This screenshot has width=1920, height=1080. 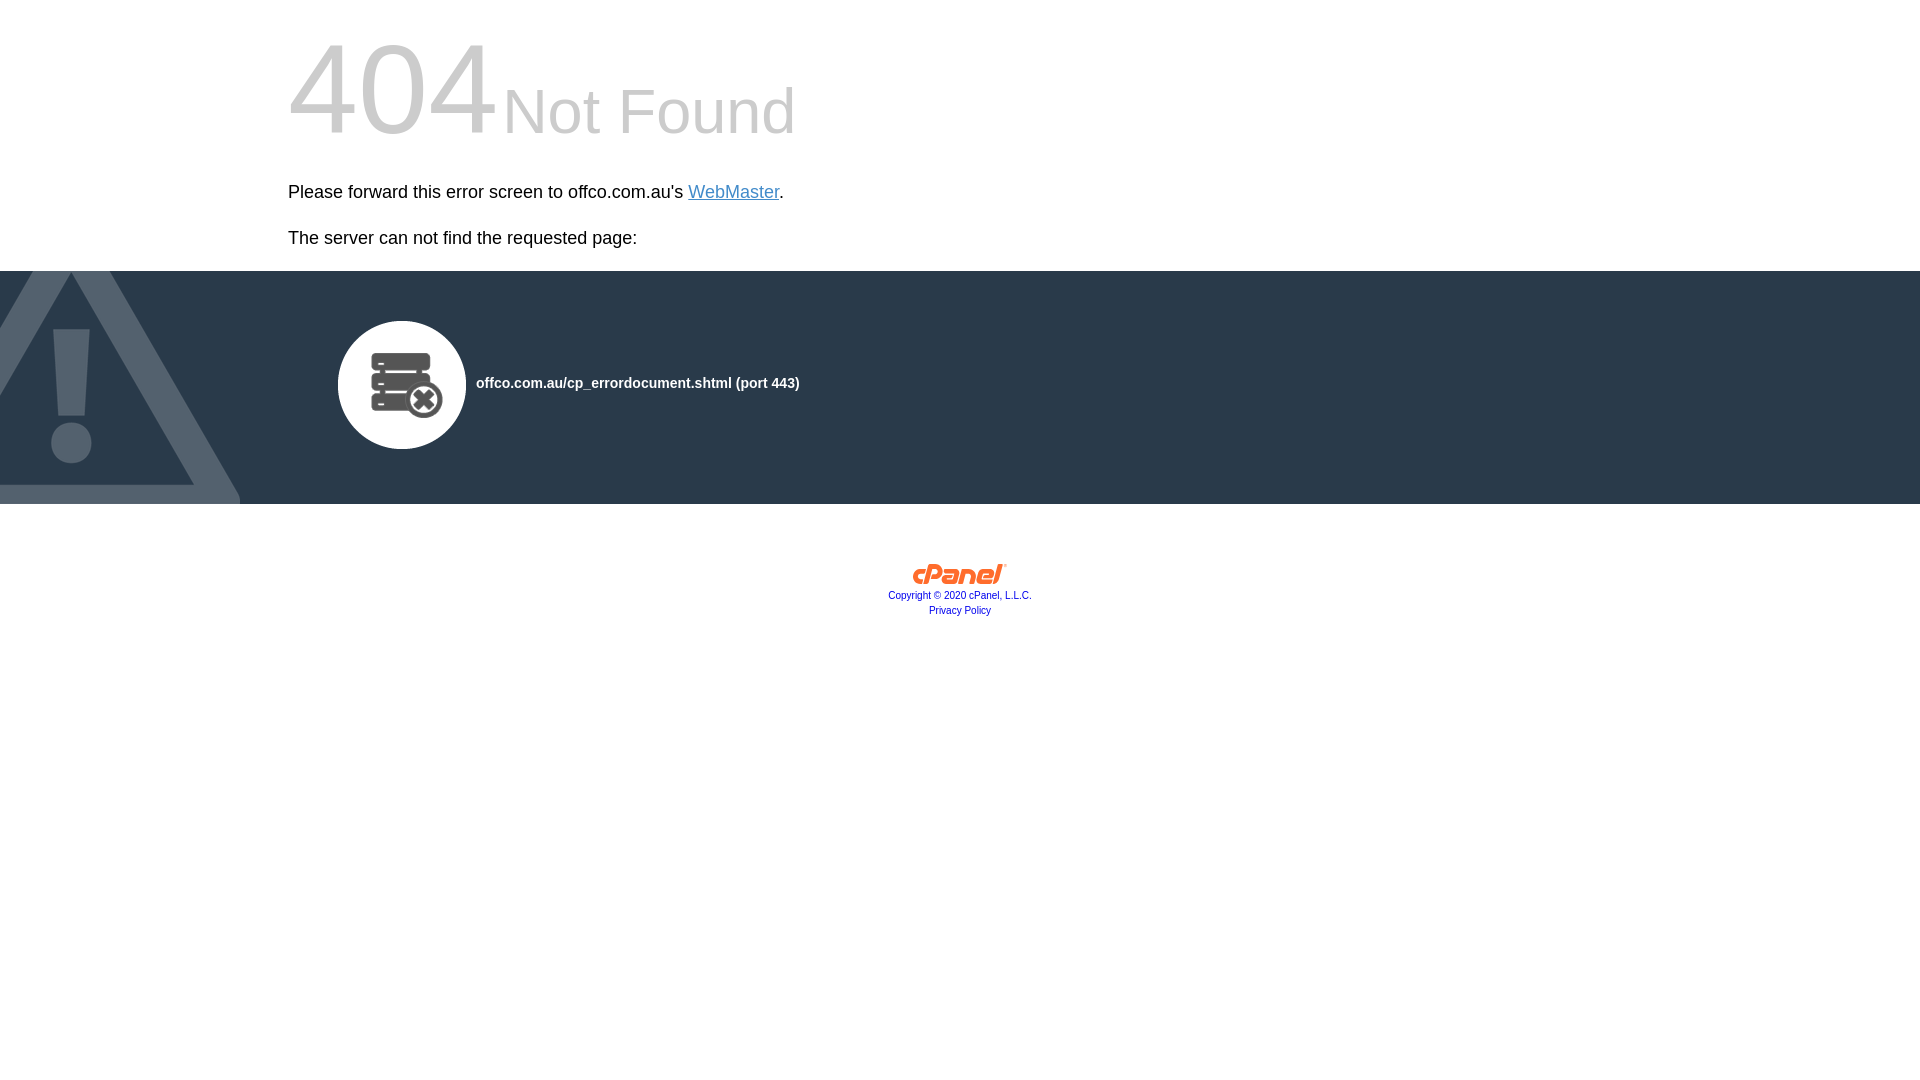 I want to click on 'Privacy Policy', so click(x=960, y=609).